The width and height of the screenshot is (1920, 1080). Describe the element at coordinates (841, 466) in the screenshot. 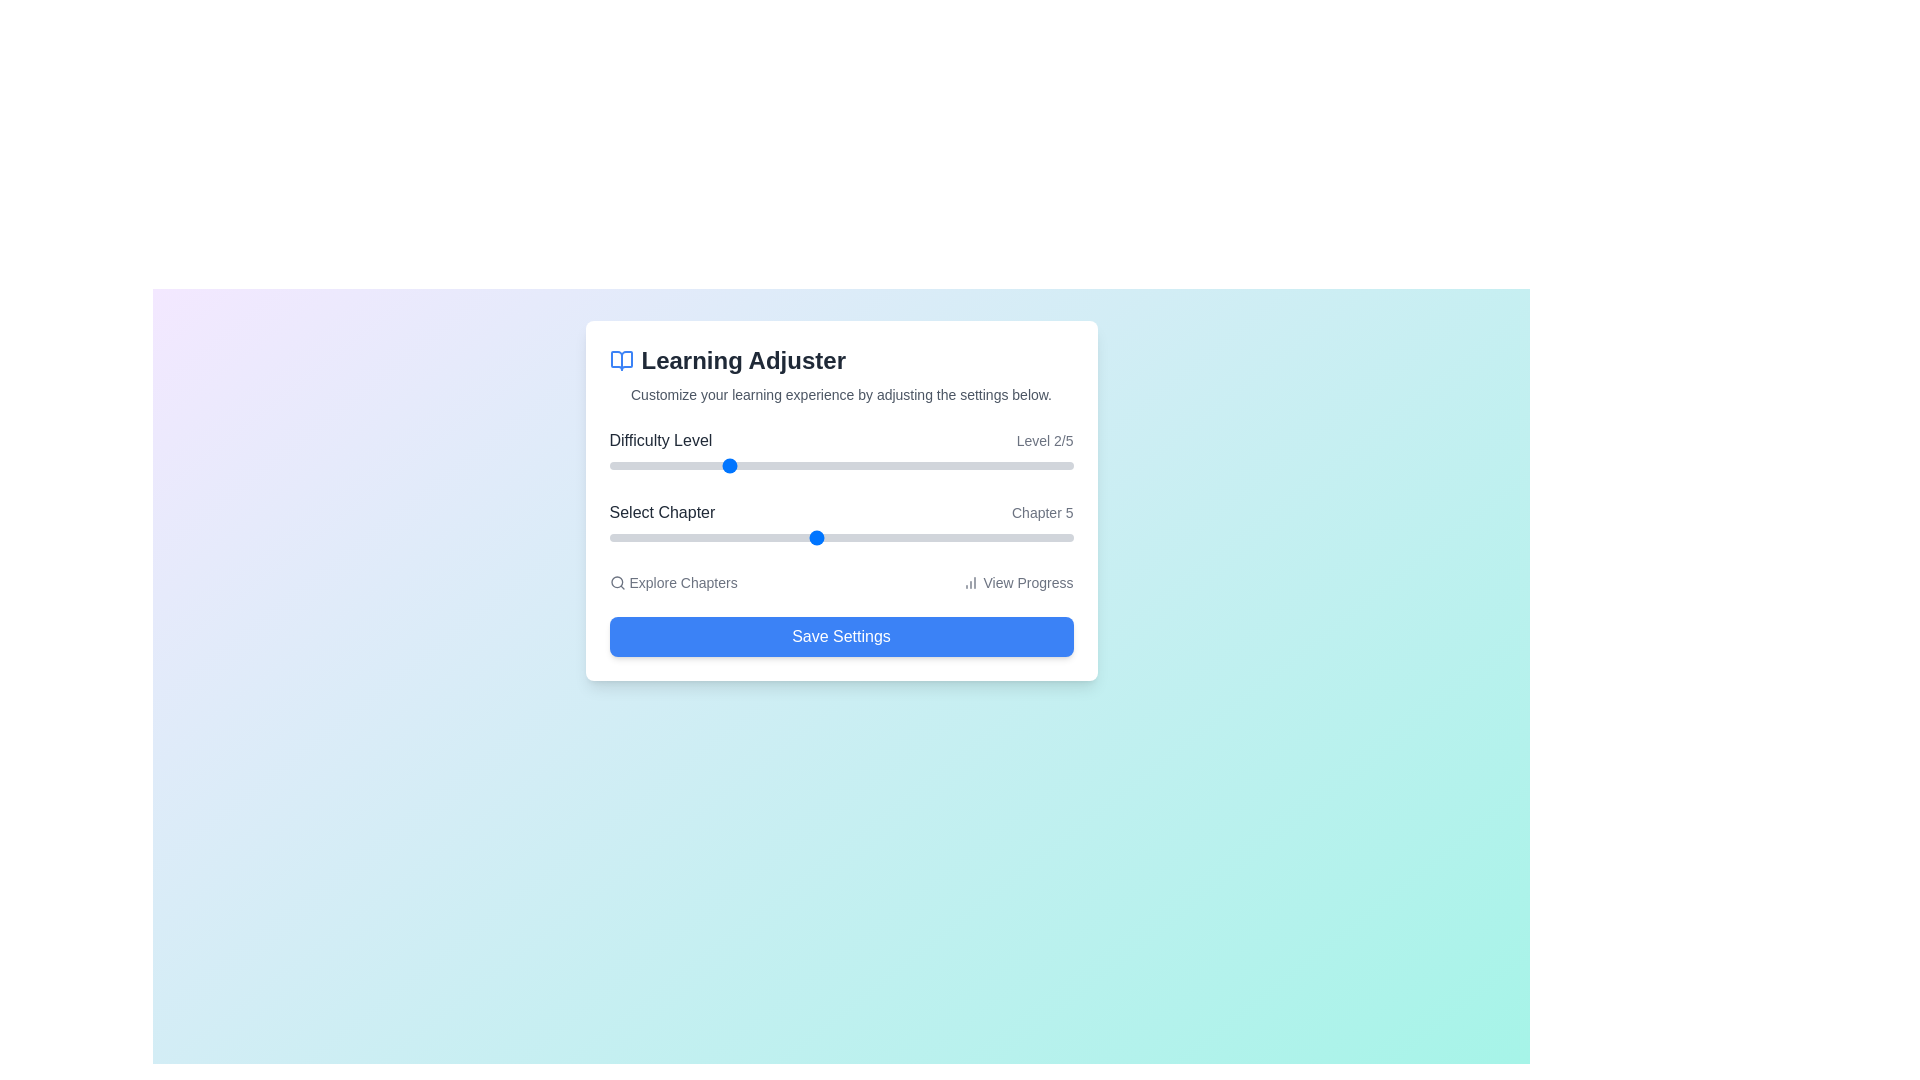

I see `the learning difficulty level` at that location.